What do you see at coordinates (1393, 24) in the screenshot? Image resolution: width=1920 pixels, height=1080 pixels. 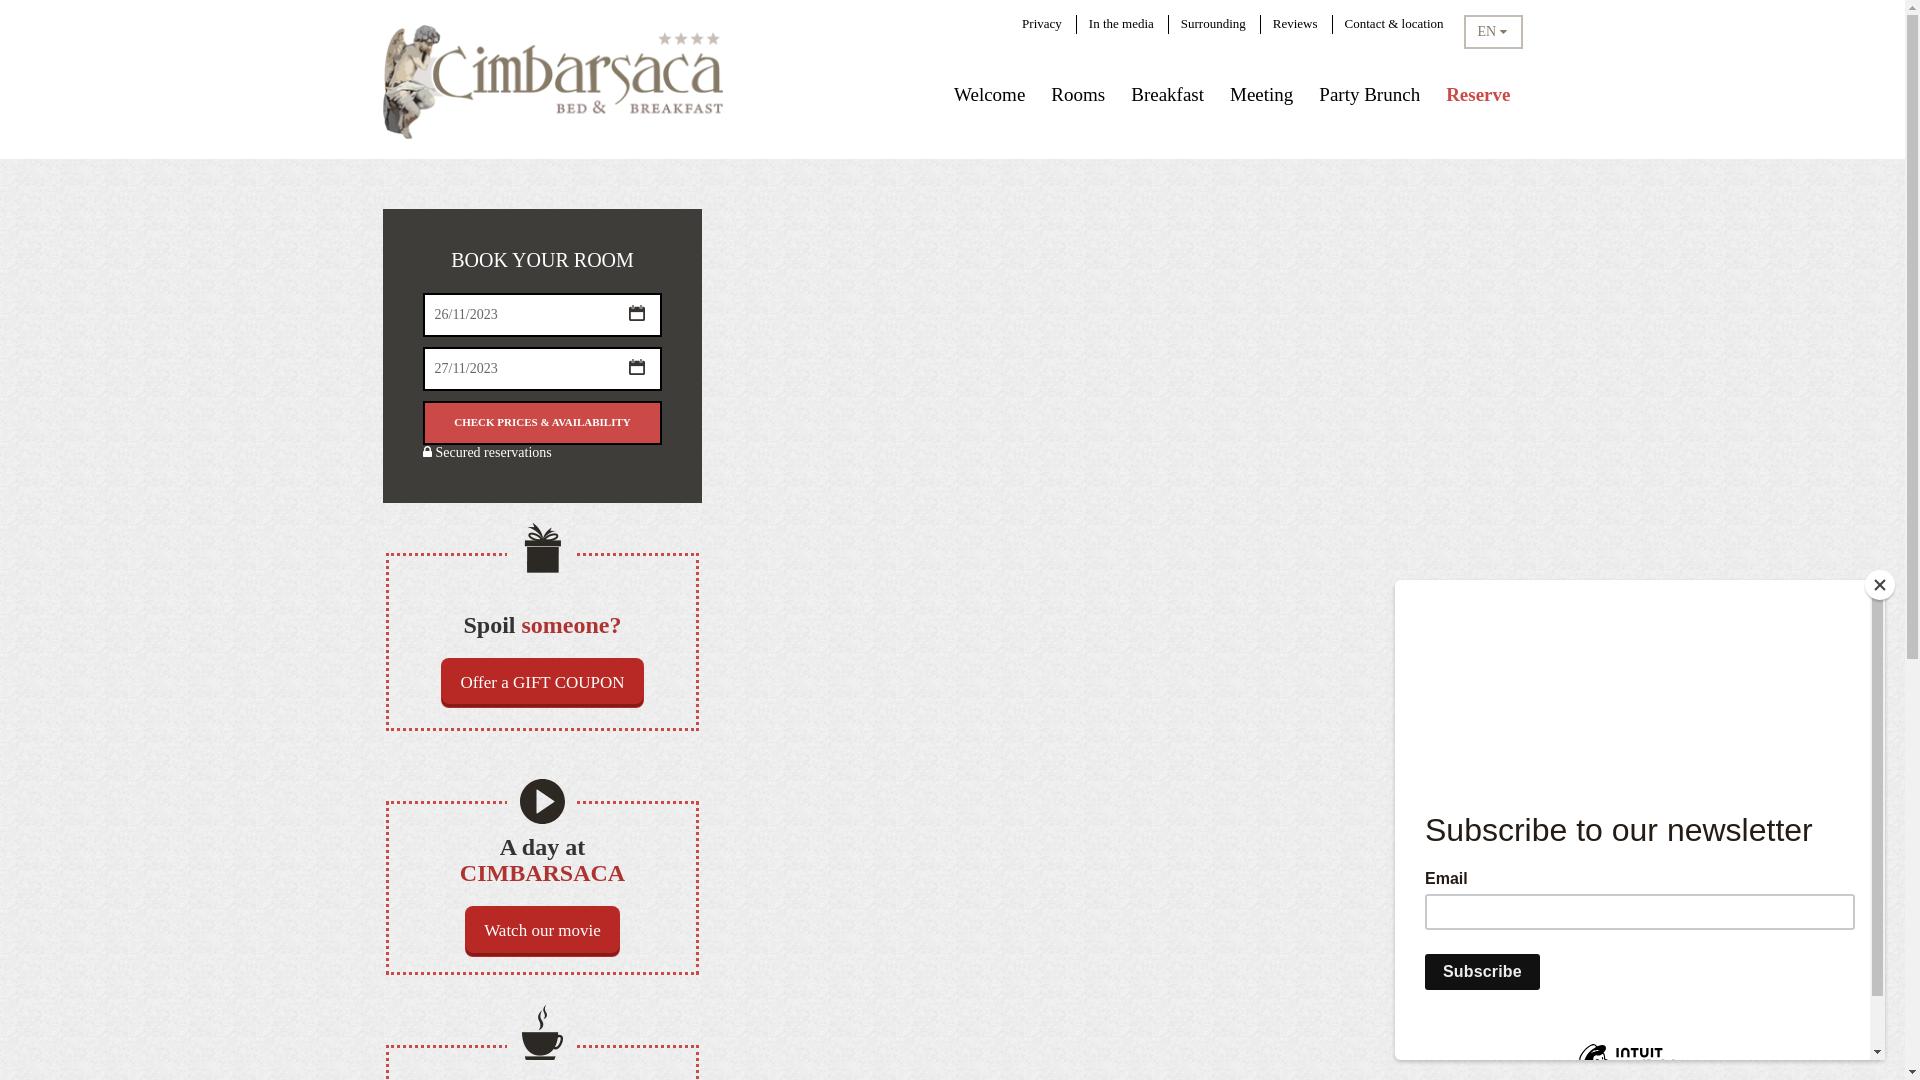 I see `'Contact & location'` at bounding box center [1393, 24].